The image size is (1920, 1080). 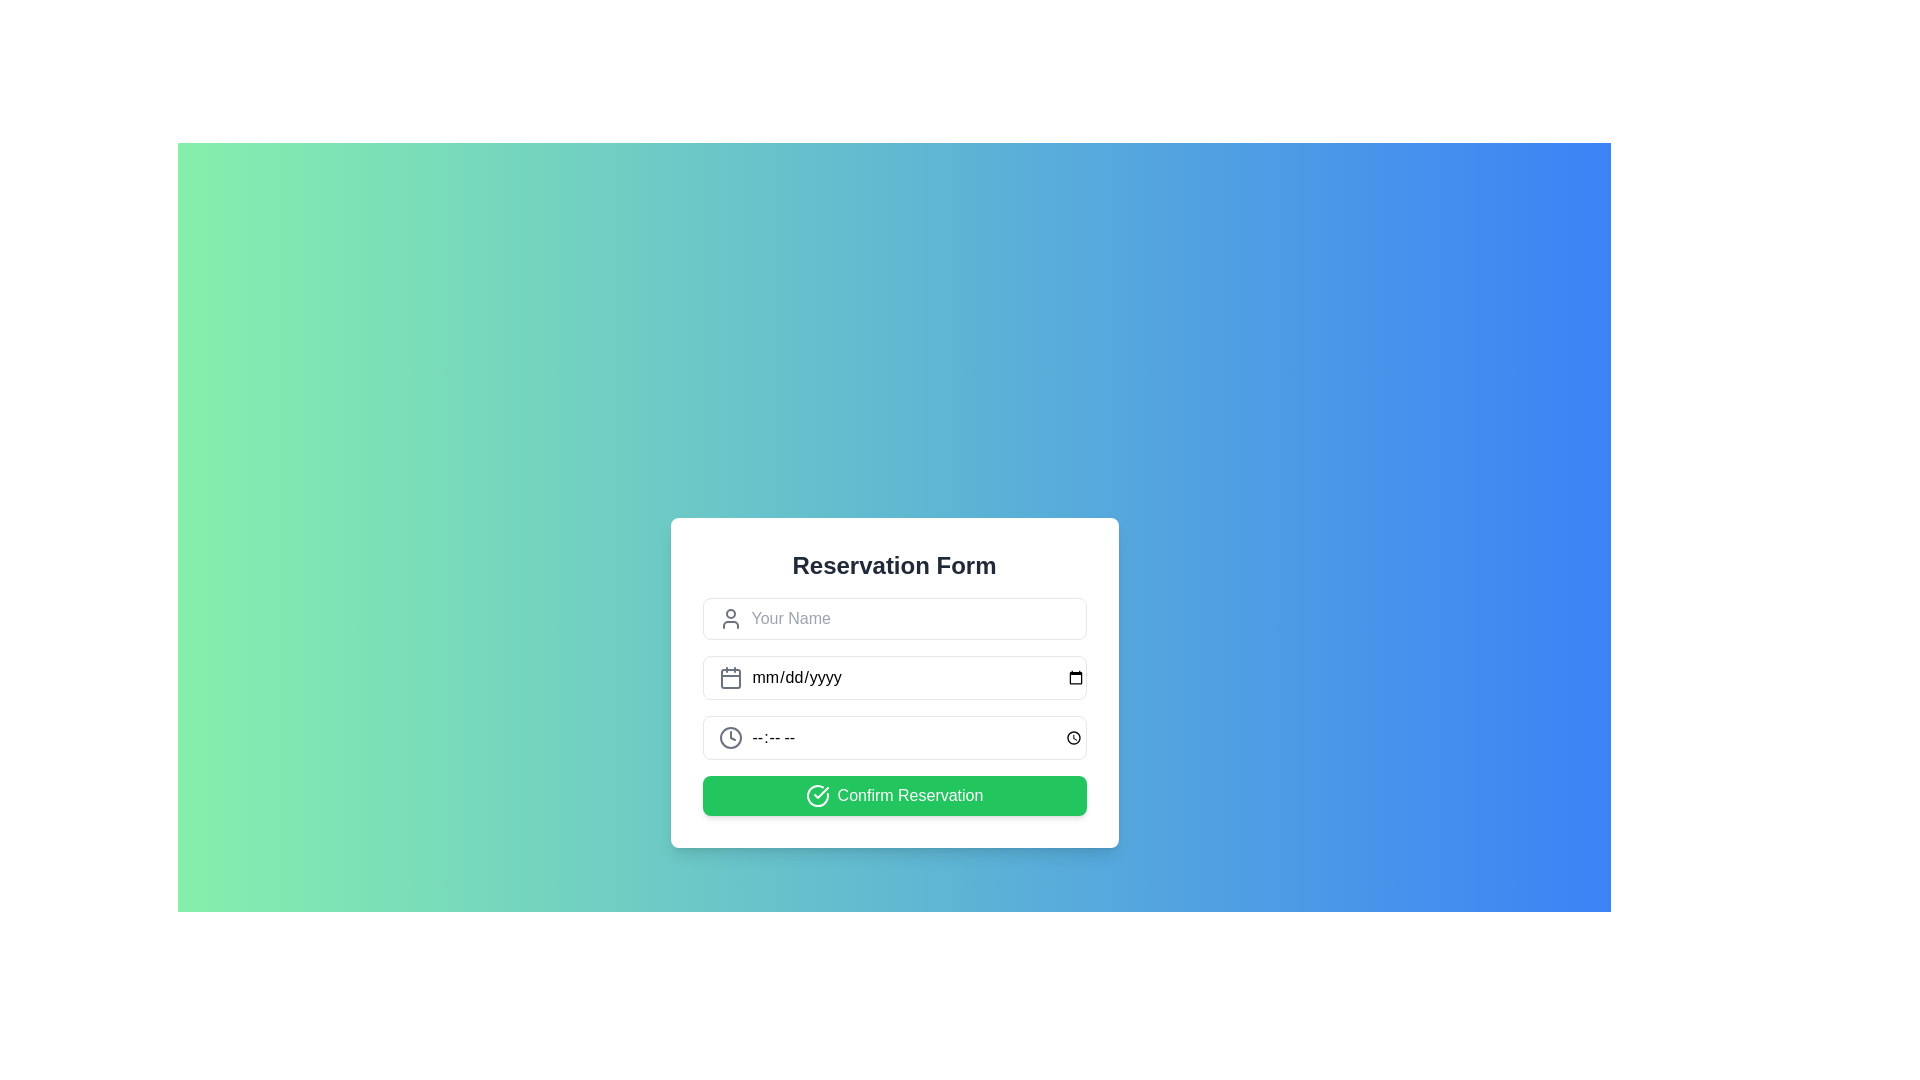 What do you see at coordinates (893, 677) in the screenshot?
I see `the date input field in the 'Reservation Form'` at bounding box center [893, 677].